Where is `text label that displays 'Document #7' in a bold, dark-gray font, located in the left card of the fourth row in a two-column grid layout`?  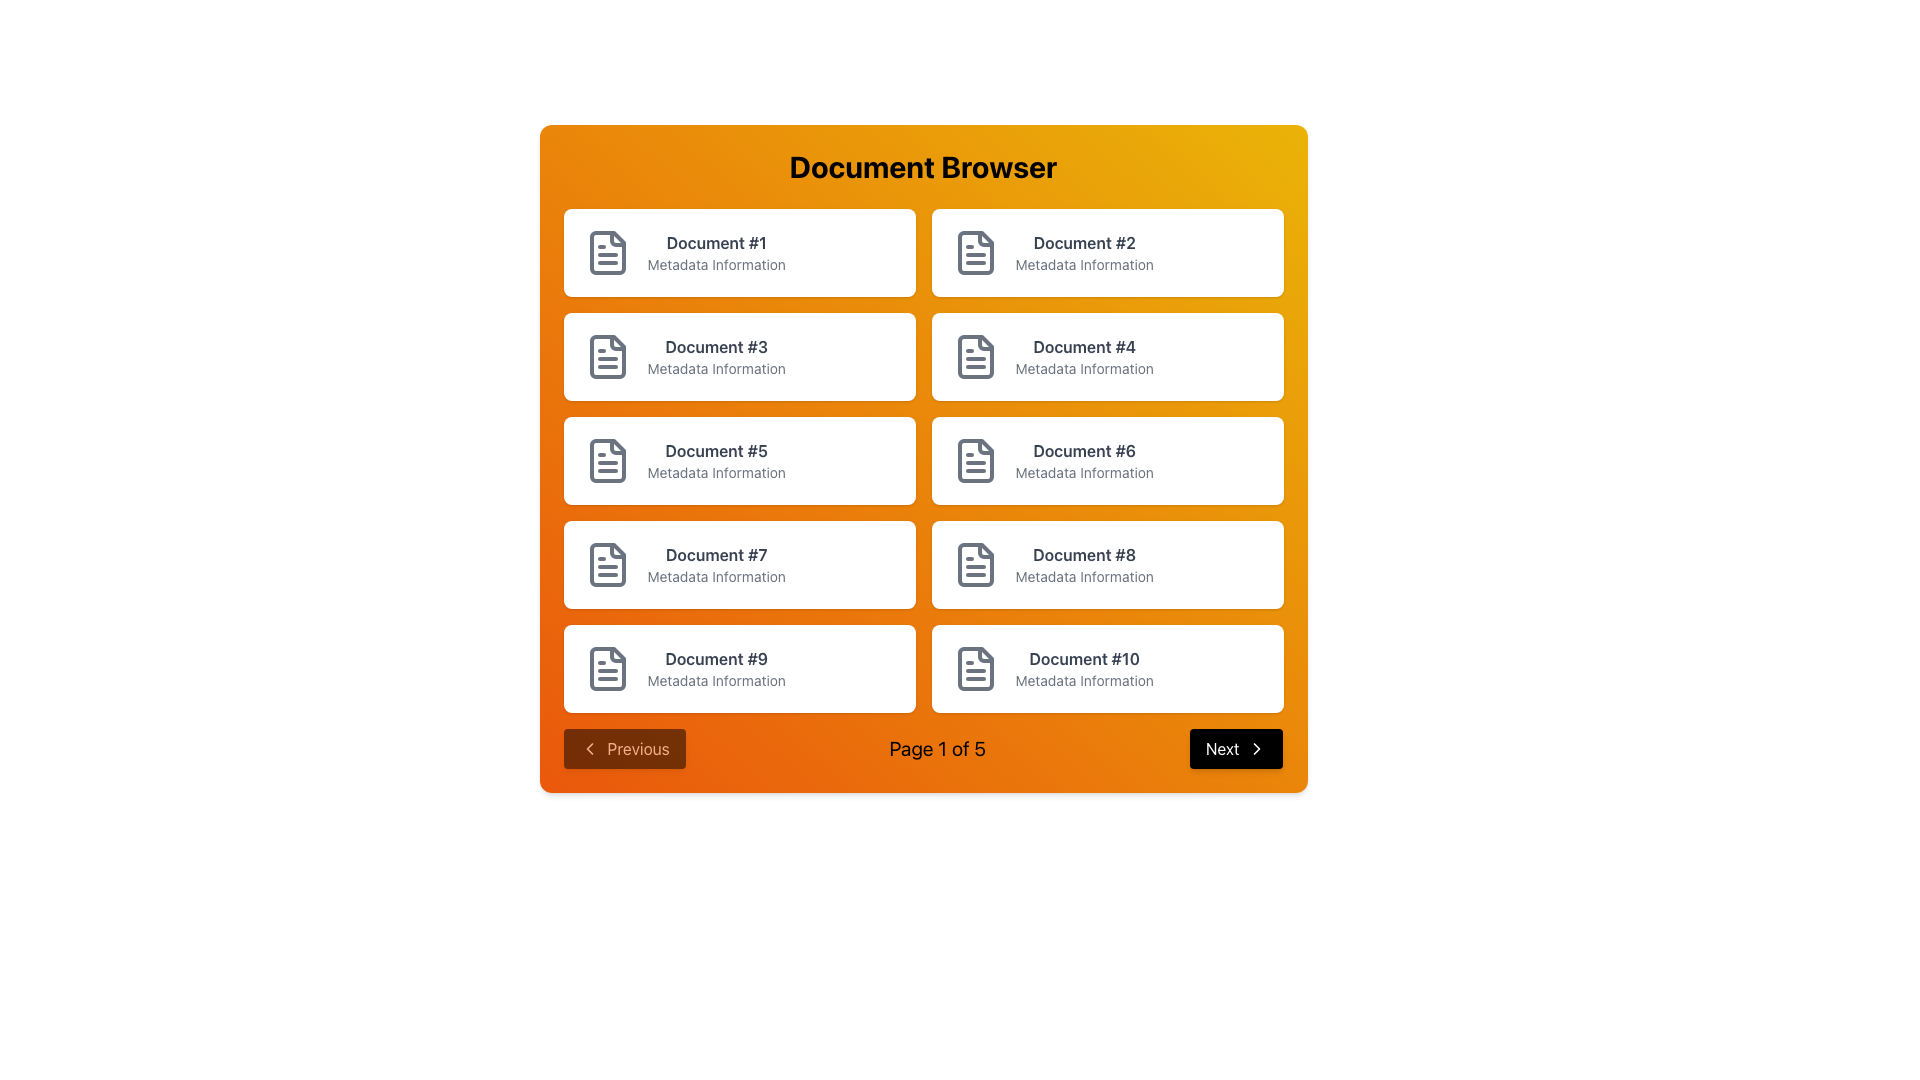
text label that displays 'Document #7' in a bold, dark-gray font, located in the left card of the fourth row in a two-column grid layout is located at coordinates (716, 555).